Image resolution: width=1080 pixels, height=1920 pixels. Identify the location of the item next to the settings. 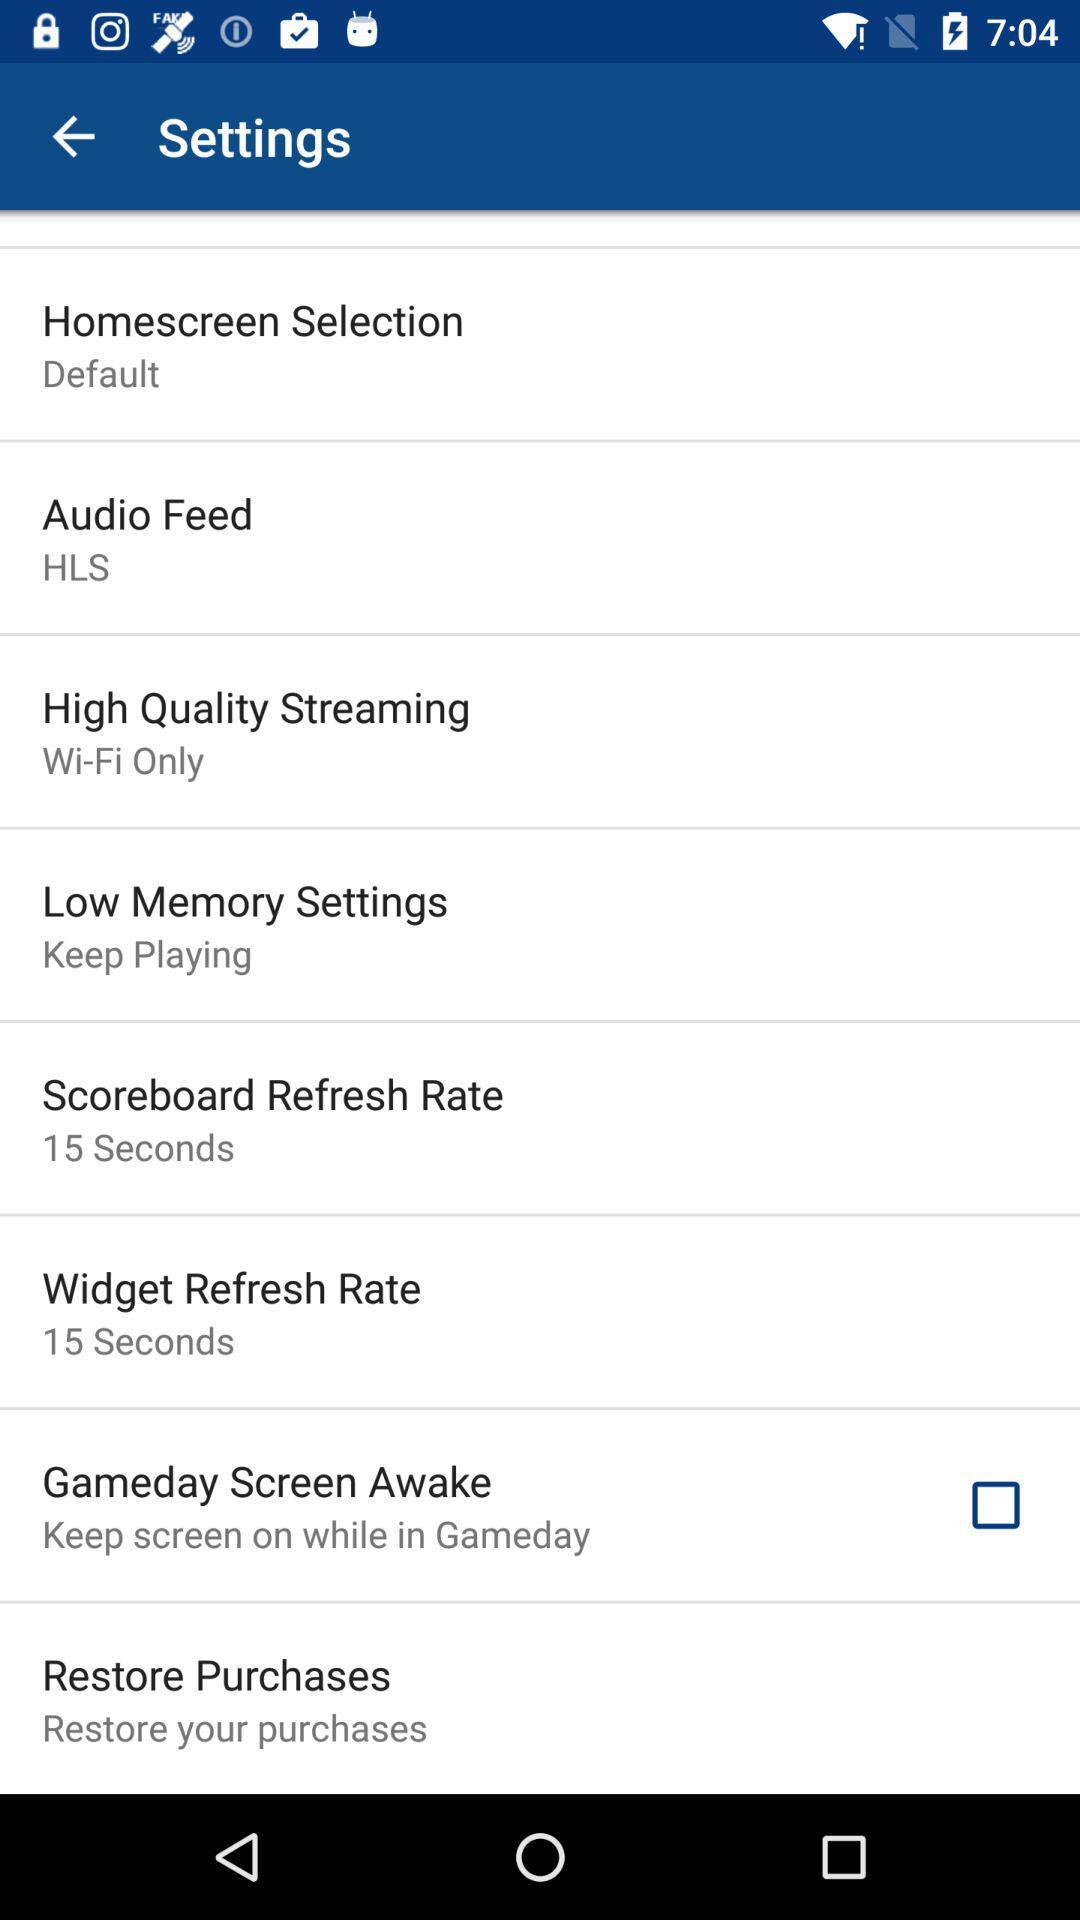
(72, 135).